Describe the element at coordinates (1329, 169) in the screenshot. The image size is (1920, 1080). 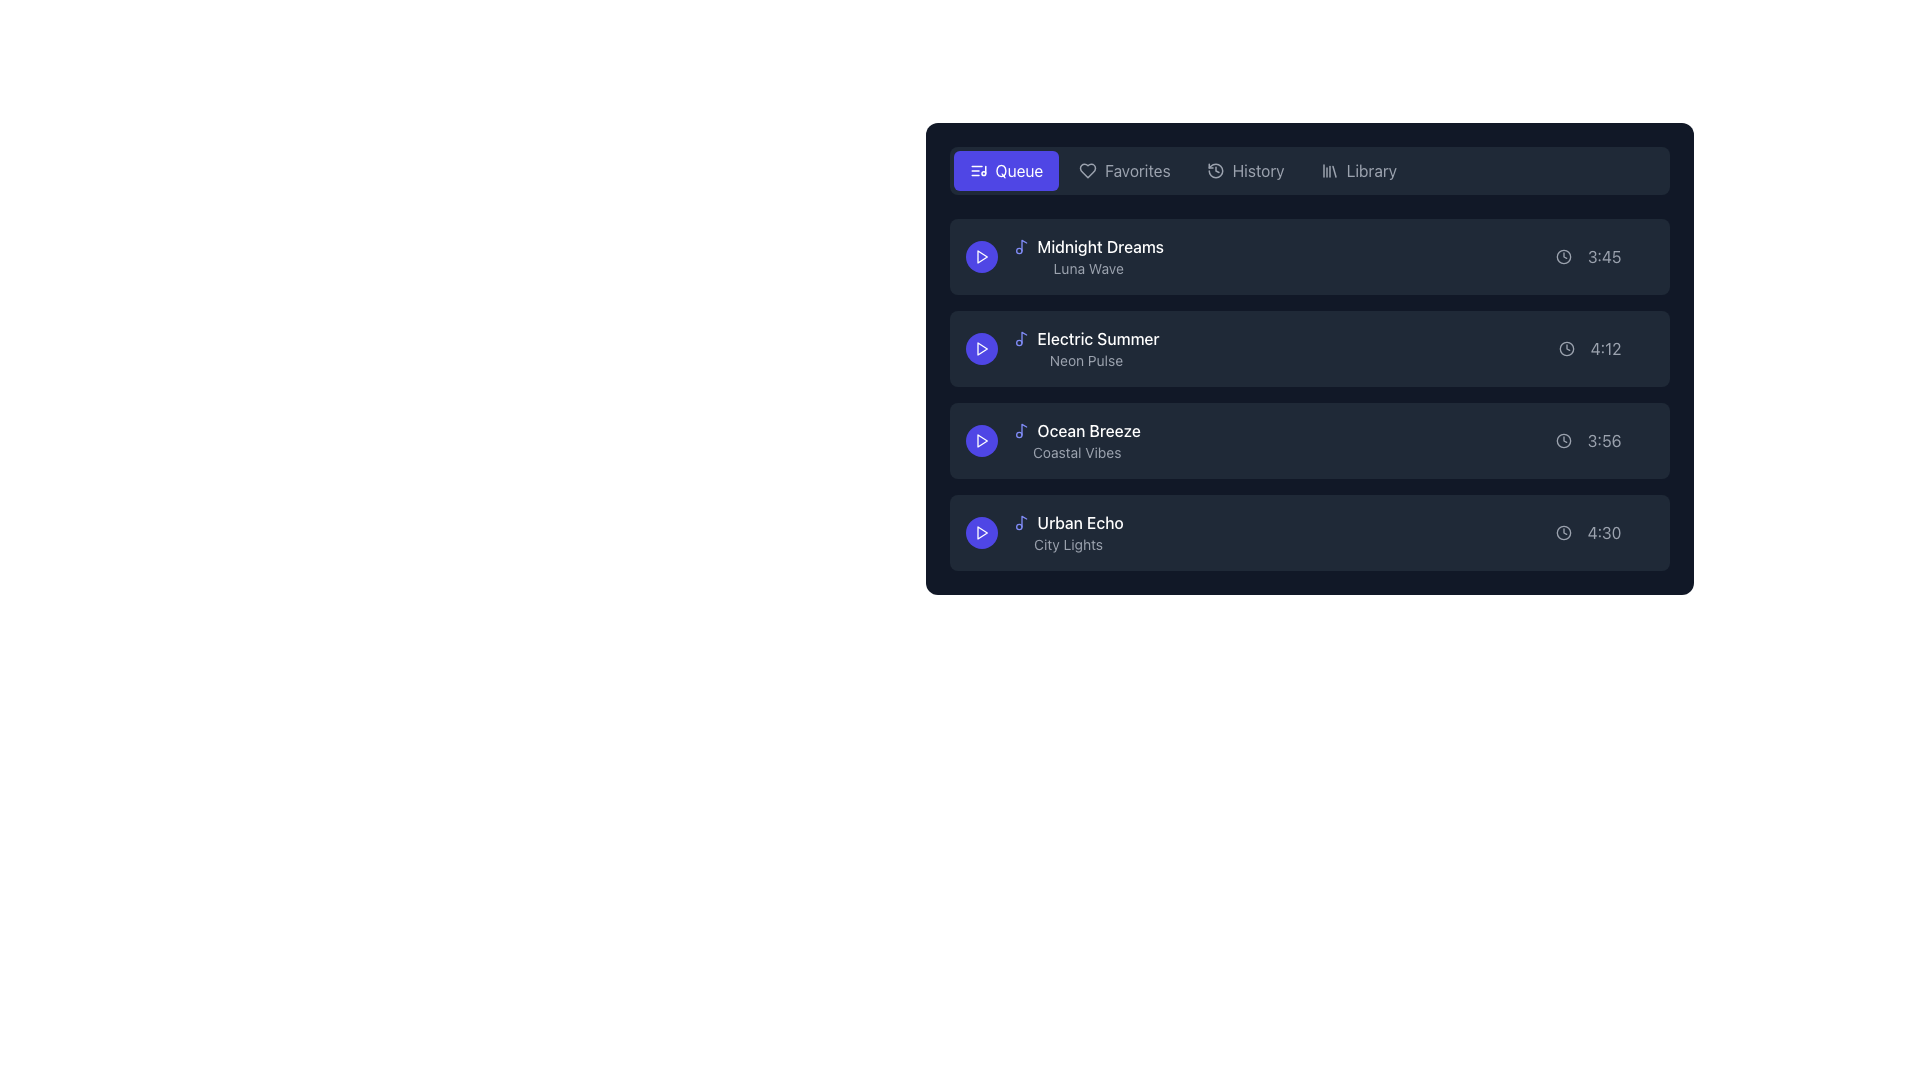
I see `the 'Library' icon located in the fourth position from the left in the top navigation bar, which allows users` at that location.